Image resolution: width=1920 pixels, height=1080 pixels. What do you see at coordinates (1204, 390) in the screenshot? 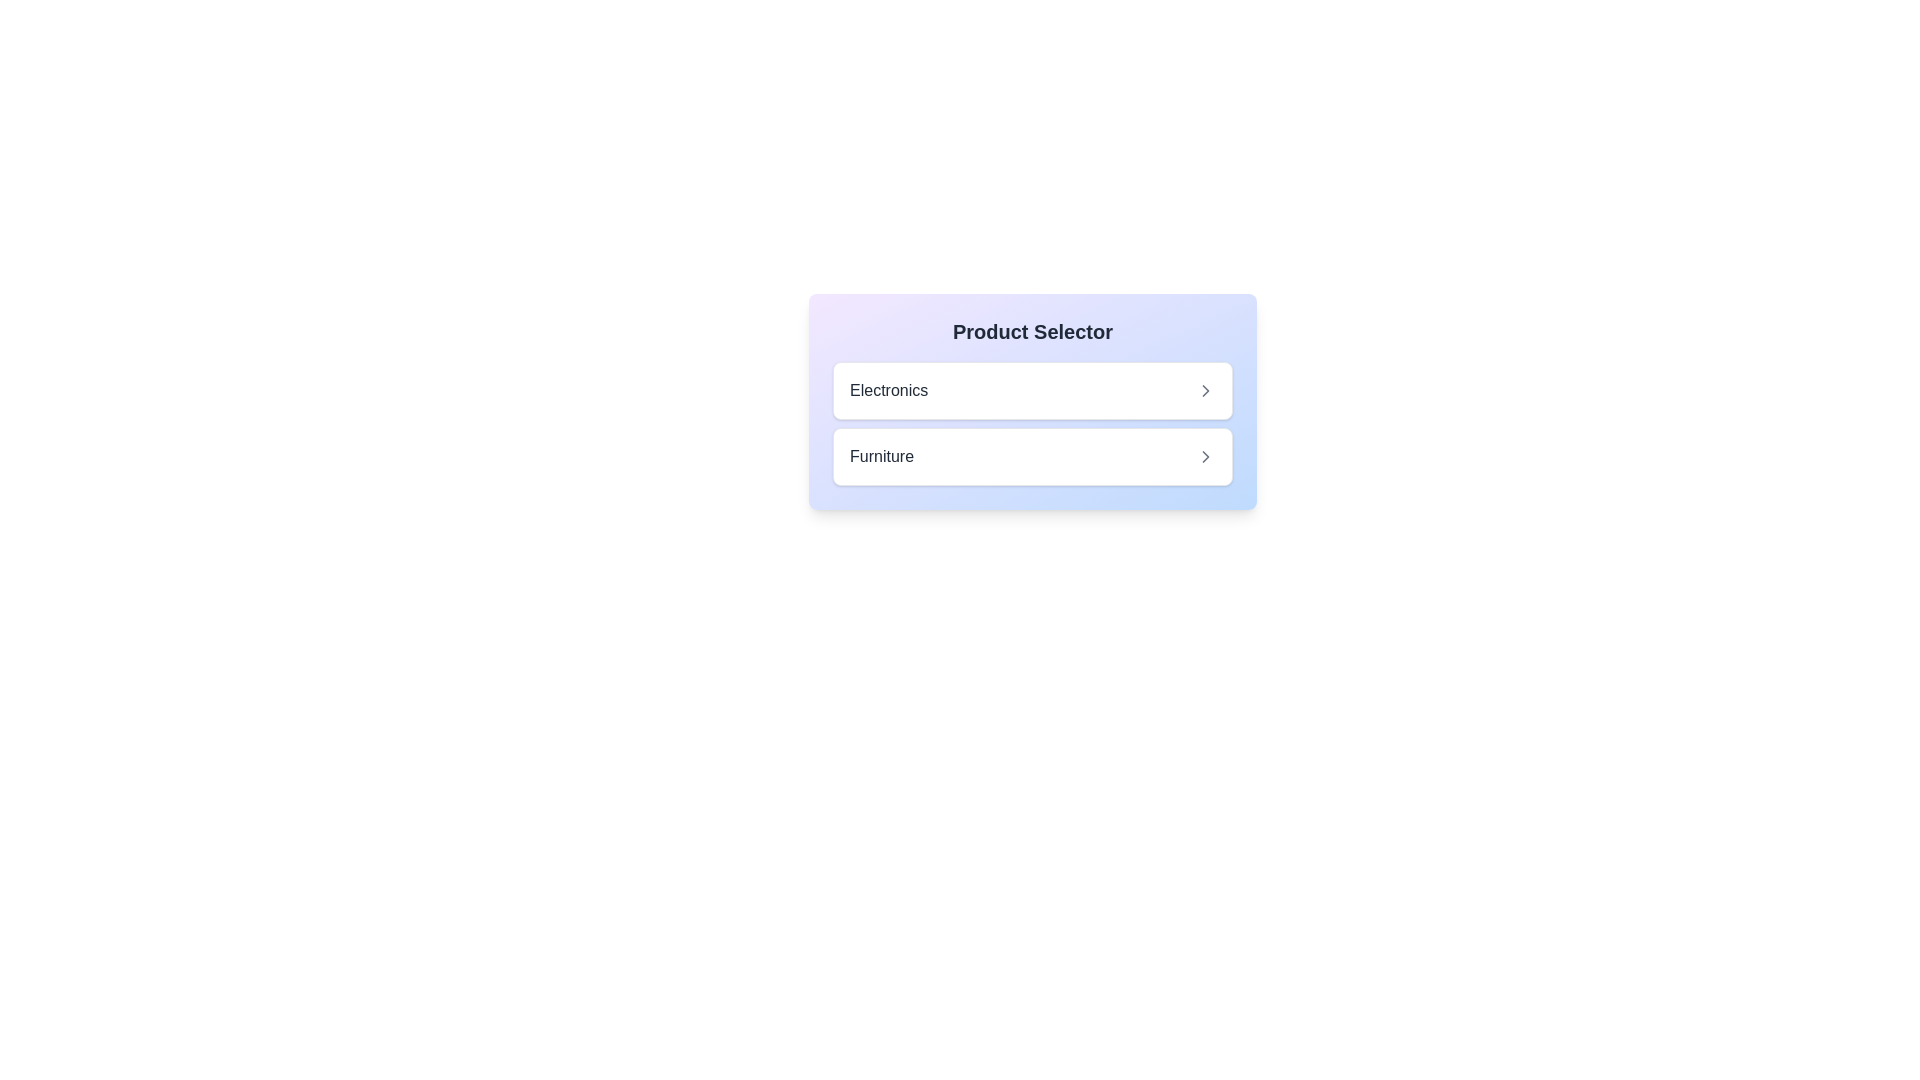
I see `the chevron icon pointing to the right` at bounding box center [1204, 390].